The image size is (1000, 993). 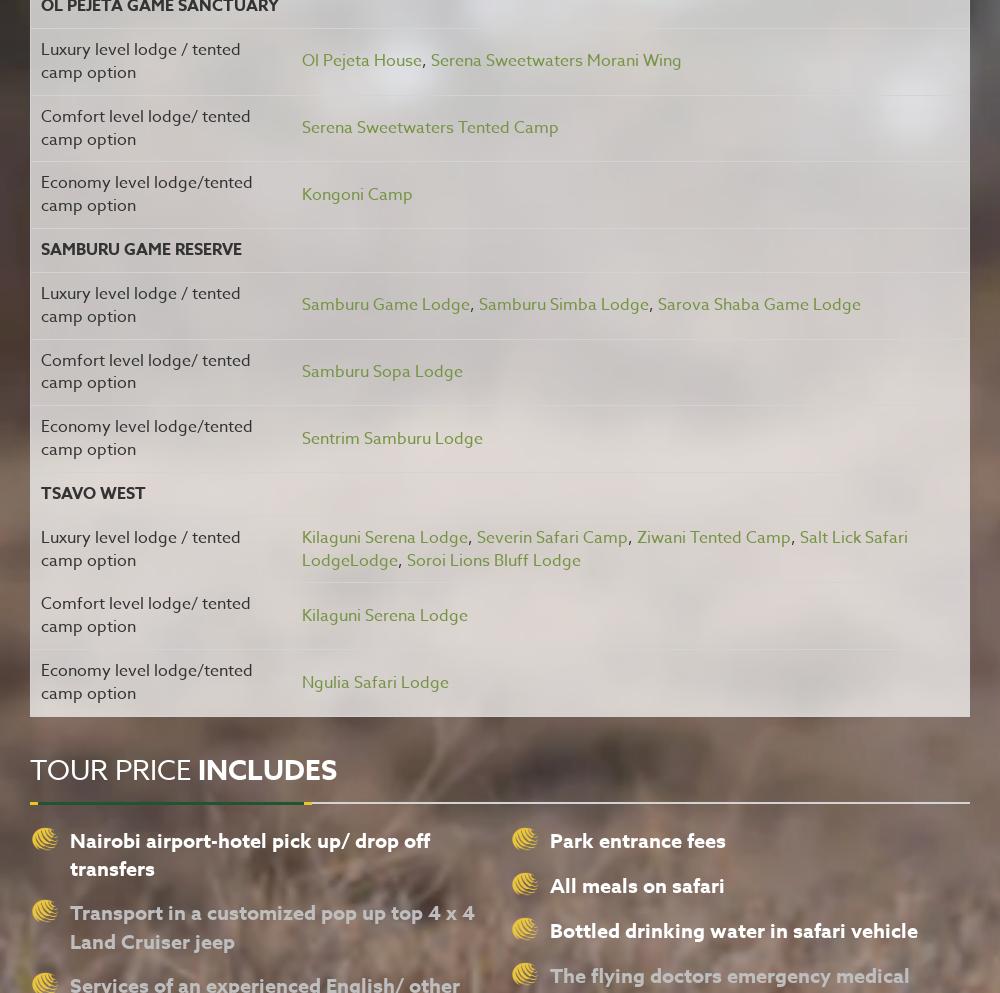 I want to click on 'Tour Price', so click(x=113, y=769).